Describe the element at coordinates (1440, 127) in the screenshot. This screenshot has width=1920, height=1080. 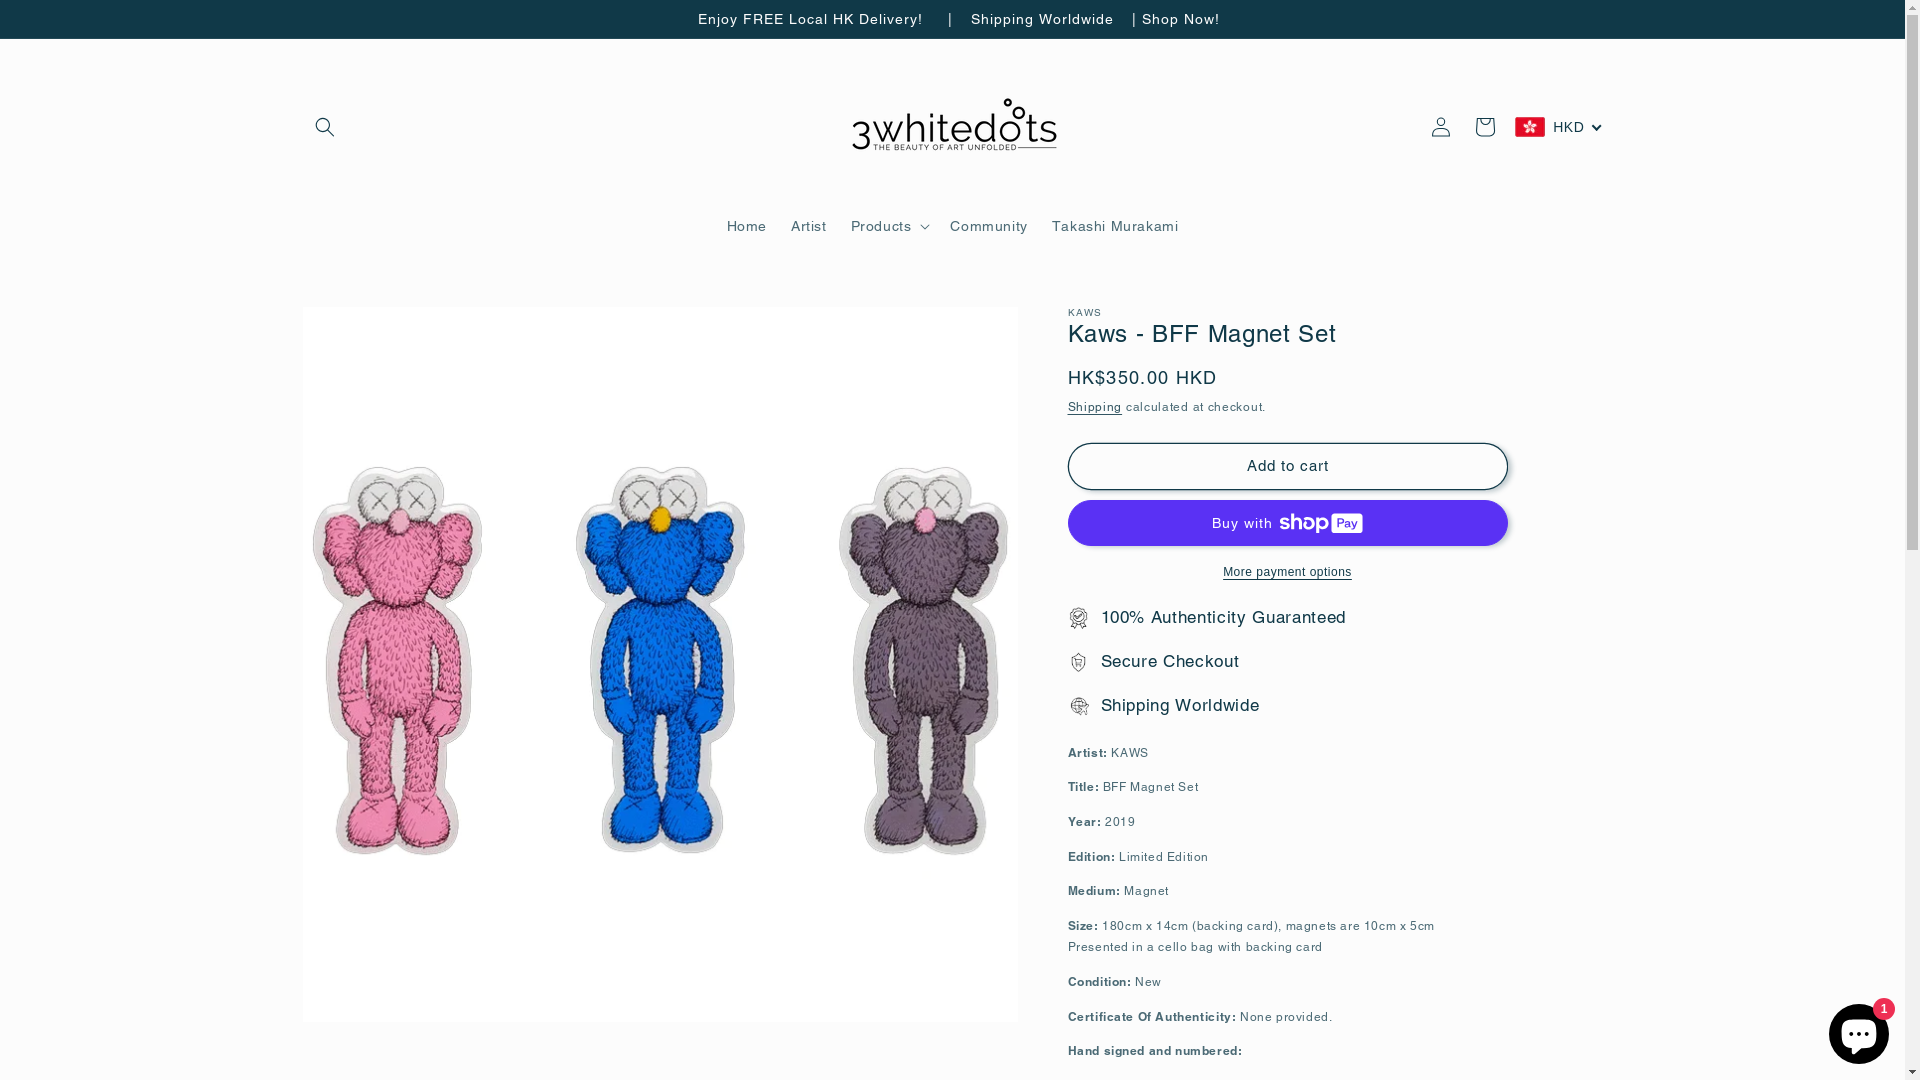
I see `'Log in'` at that location.